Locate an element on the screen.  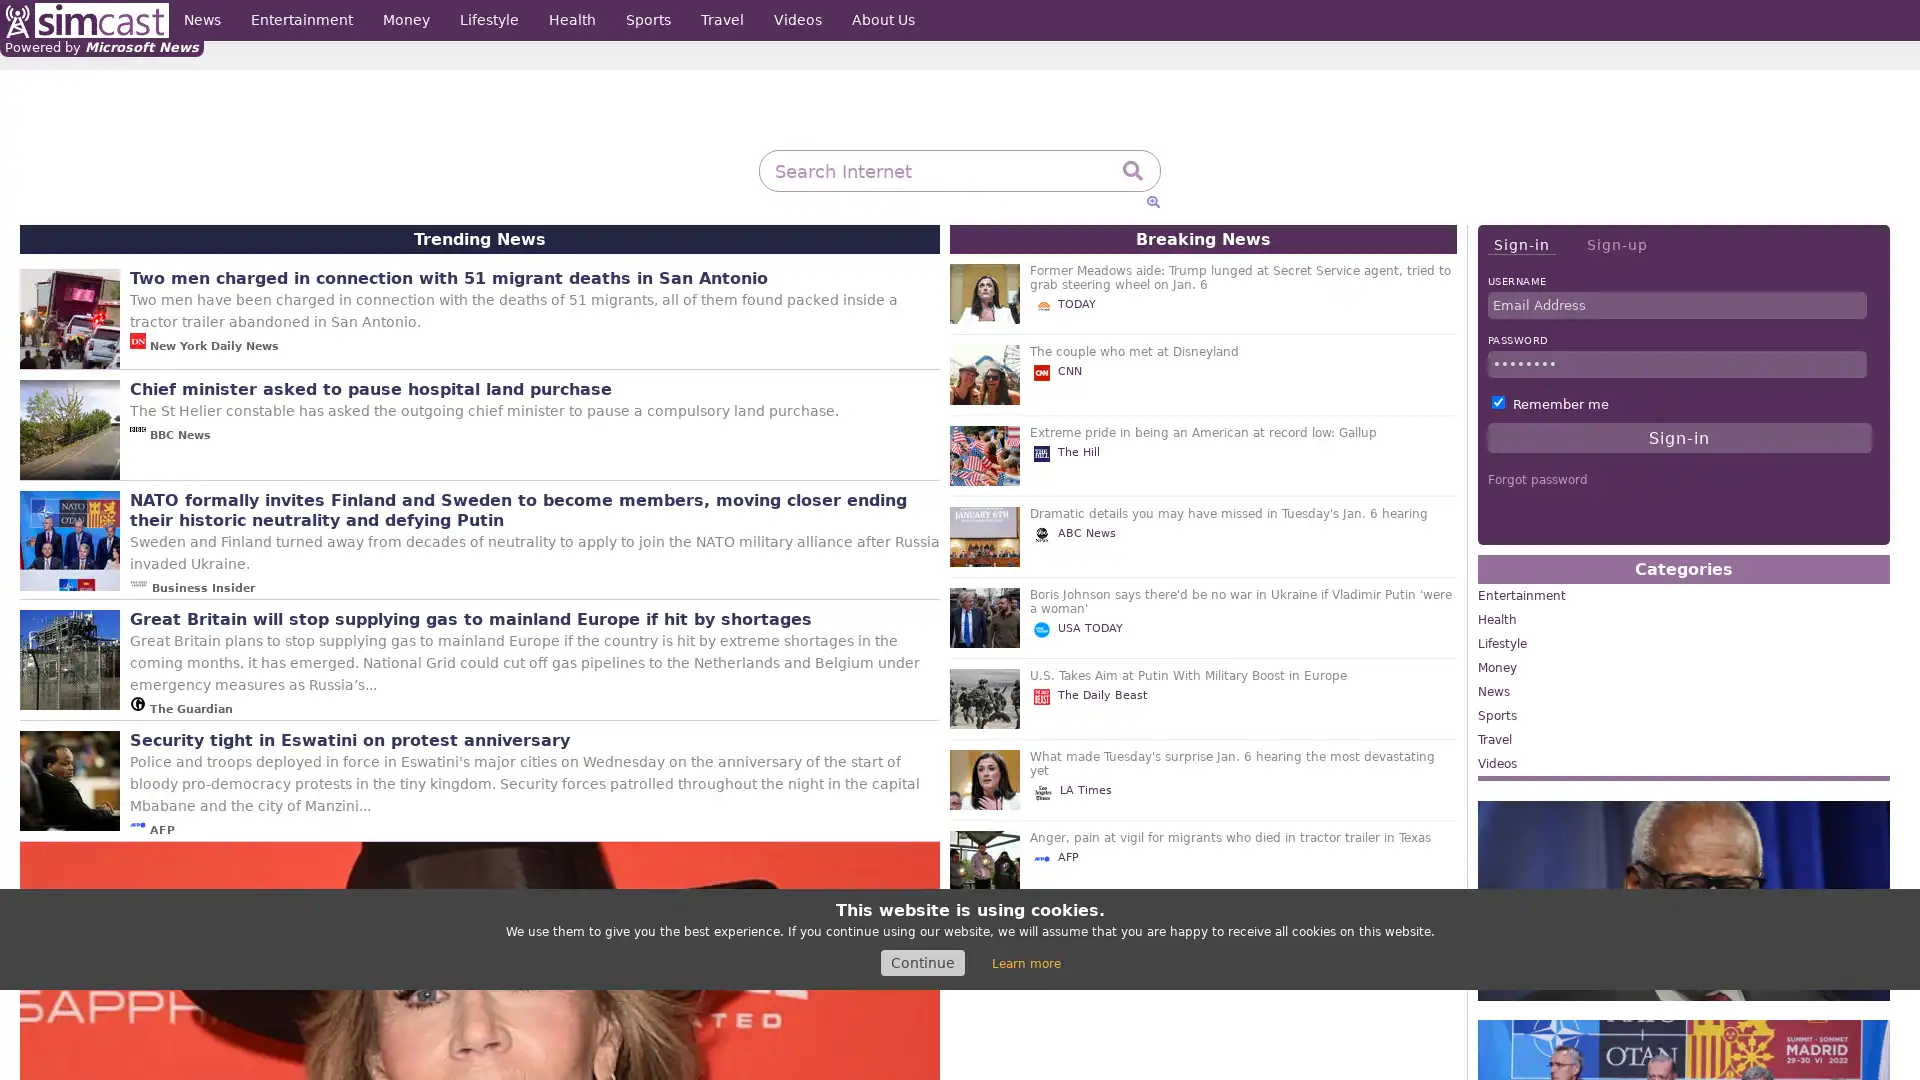
Sign-in is located at coordinates (1679, 437).